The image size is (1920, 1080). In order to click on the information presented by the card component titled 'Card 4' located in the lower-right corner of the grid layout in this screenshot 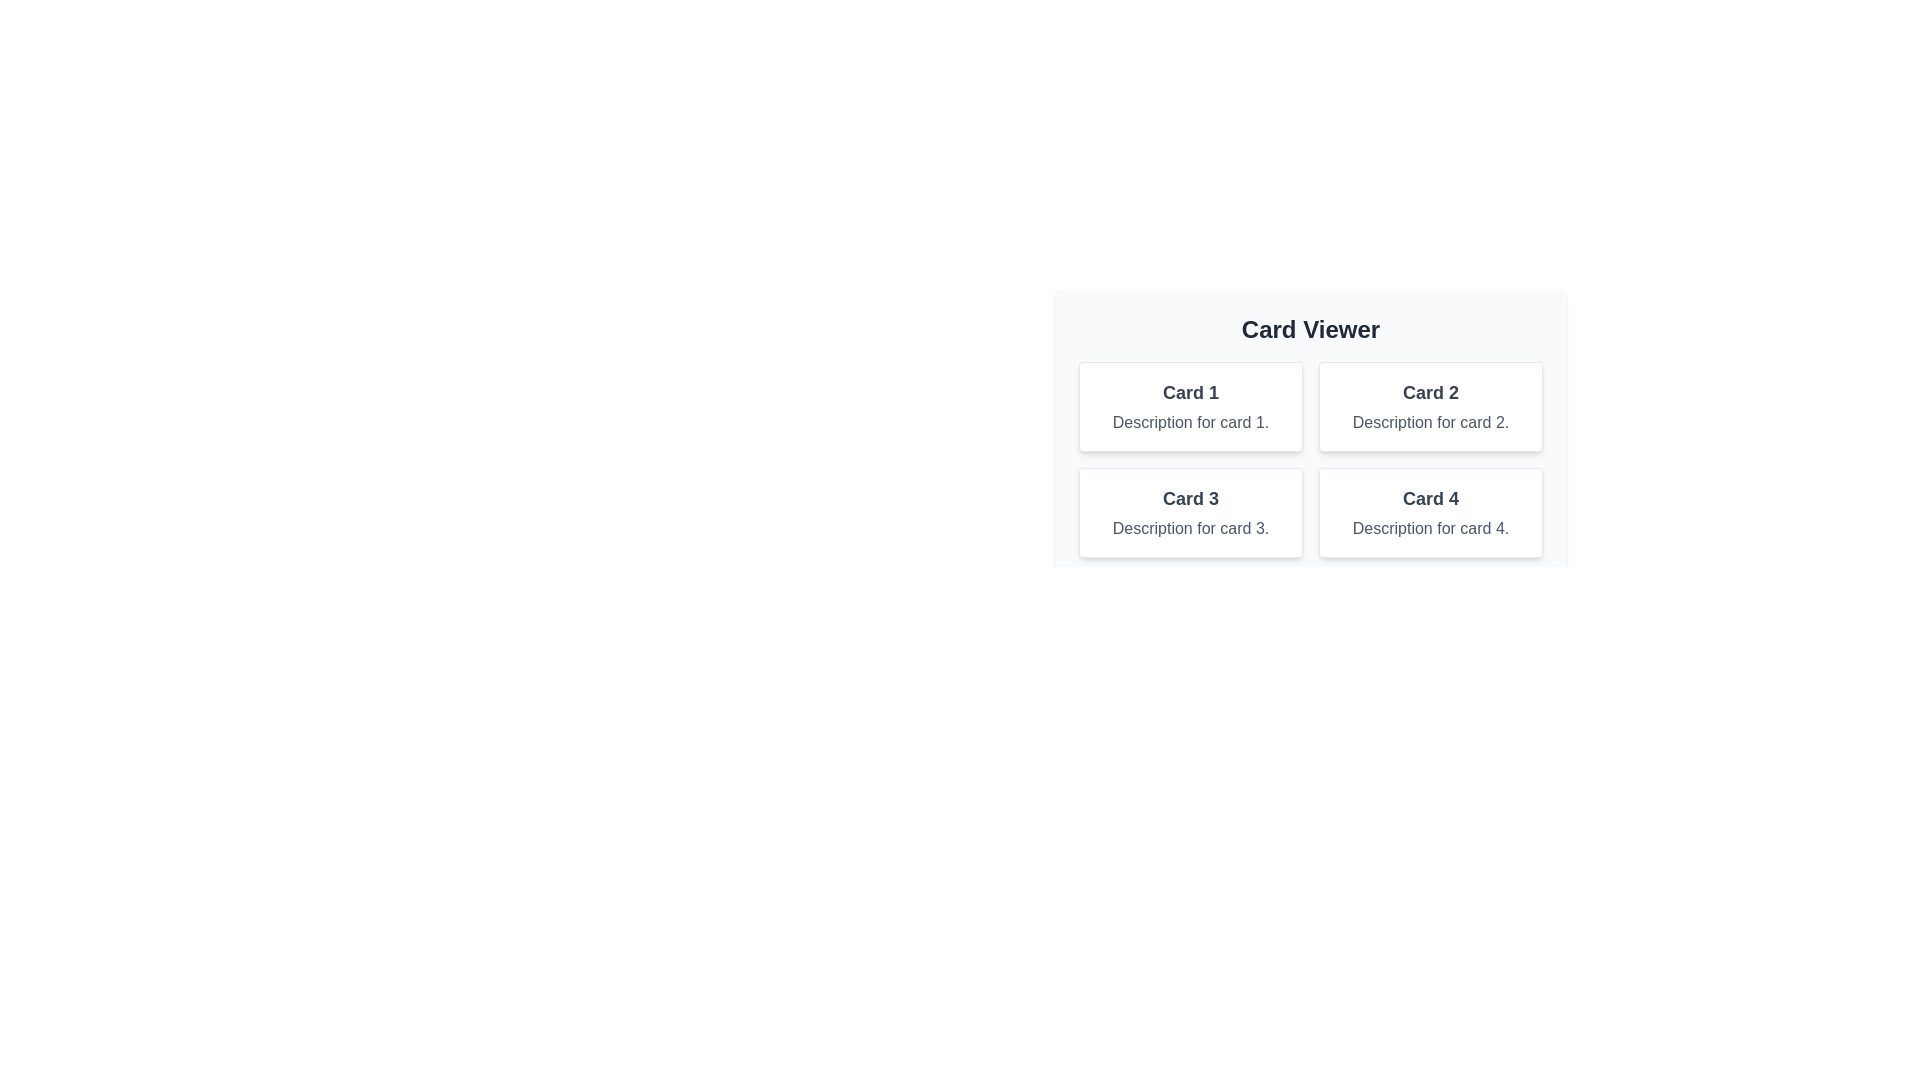, I will do `click(1429, 512)`.